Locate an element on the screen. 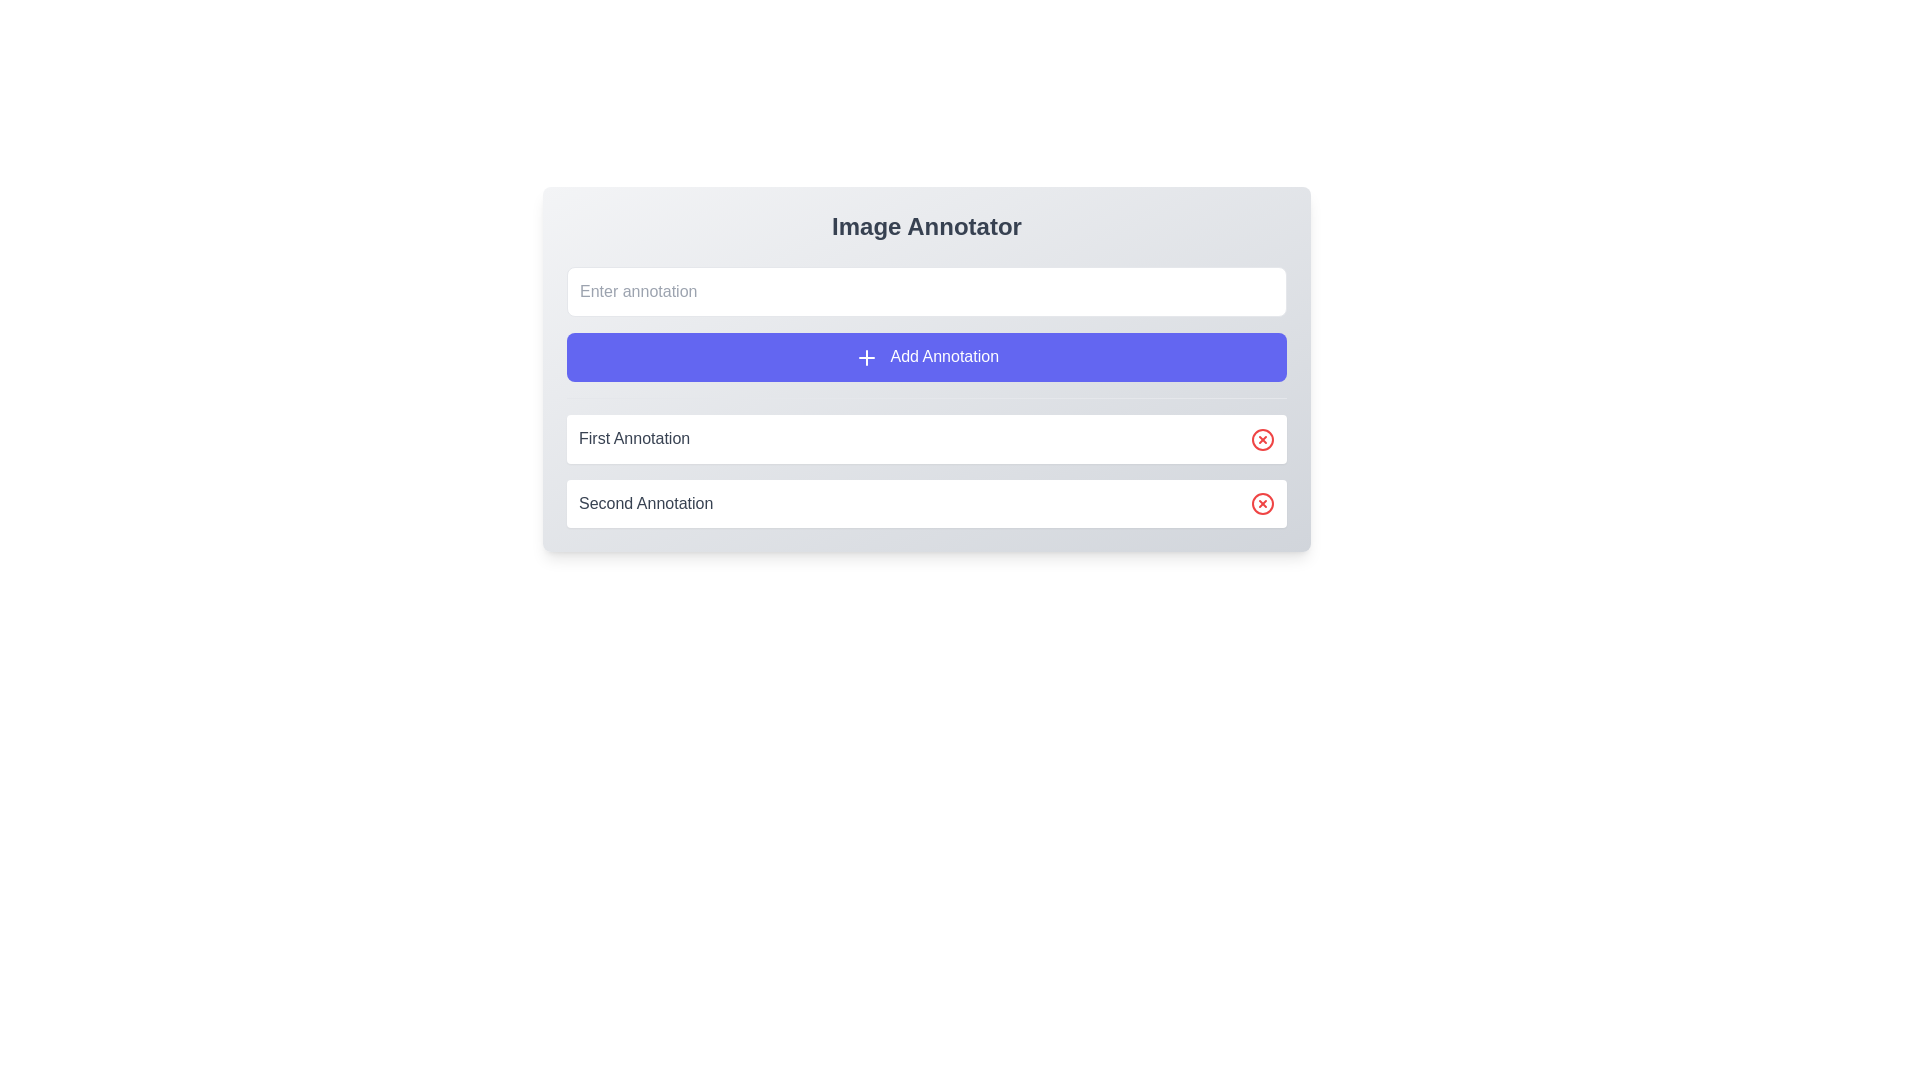 Image resolution: width=1920 pixels, height=1080 pixels. the delete button located on the far-right side of the row containing the text 'Second Annotation' to initiate the deletion process is located at coordinates (1261, 501).